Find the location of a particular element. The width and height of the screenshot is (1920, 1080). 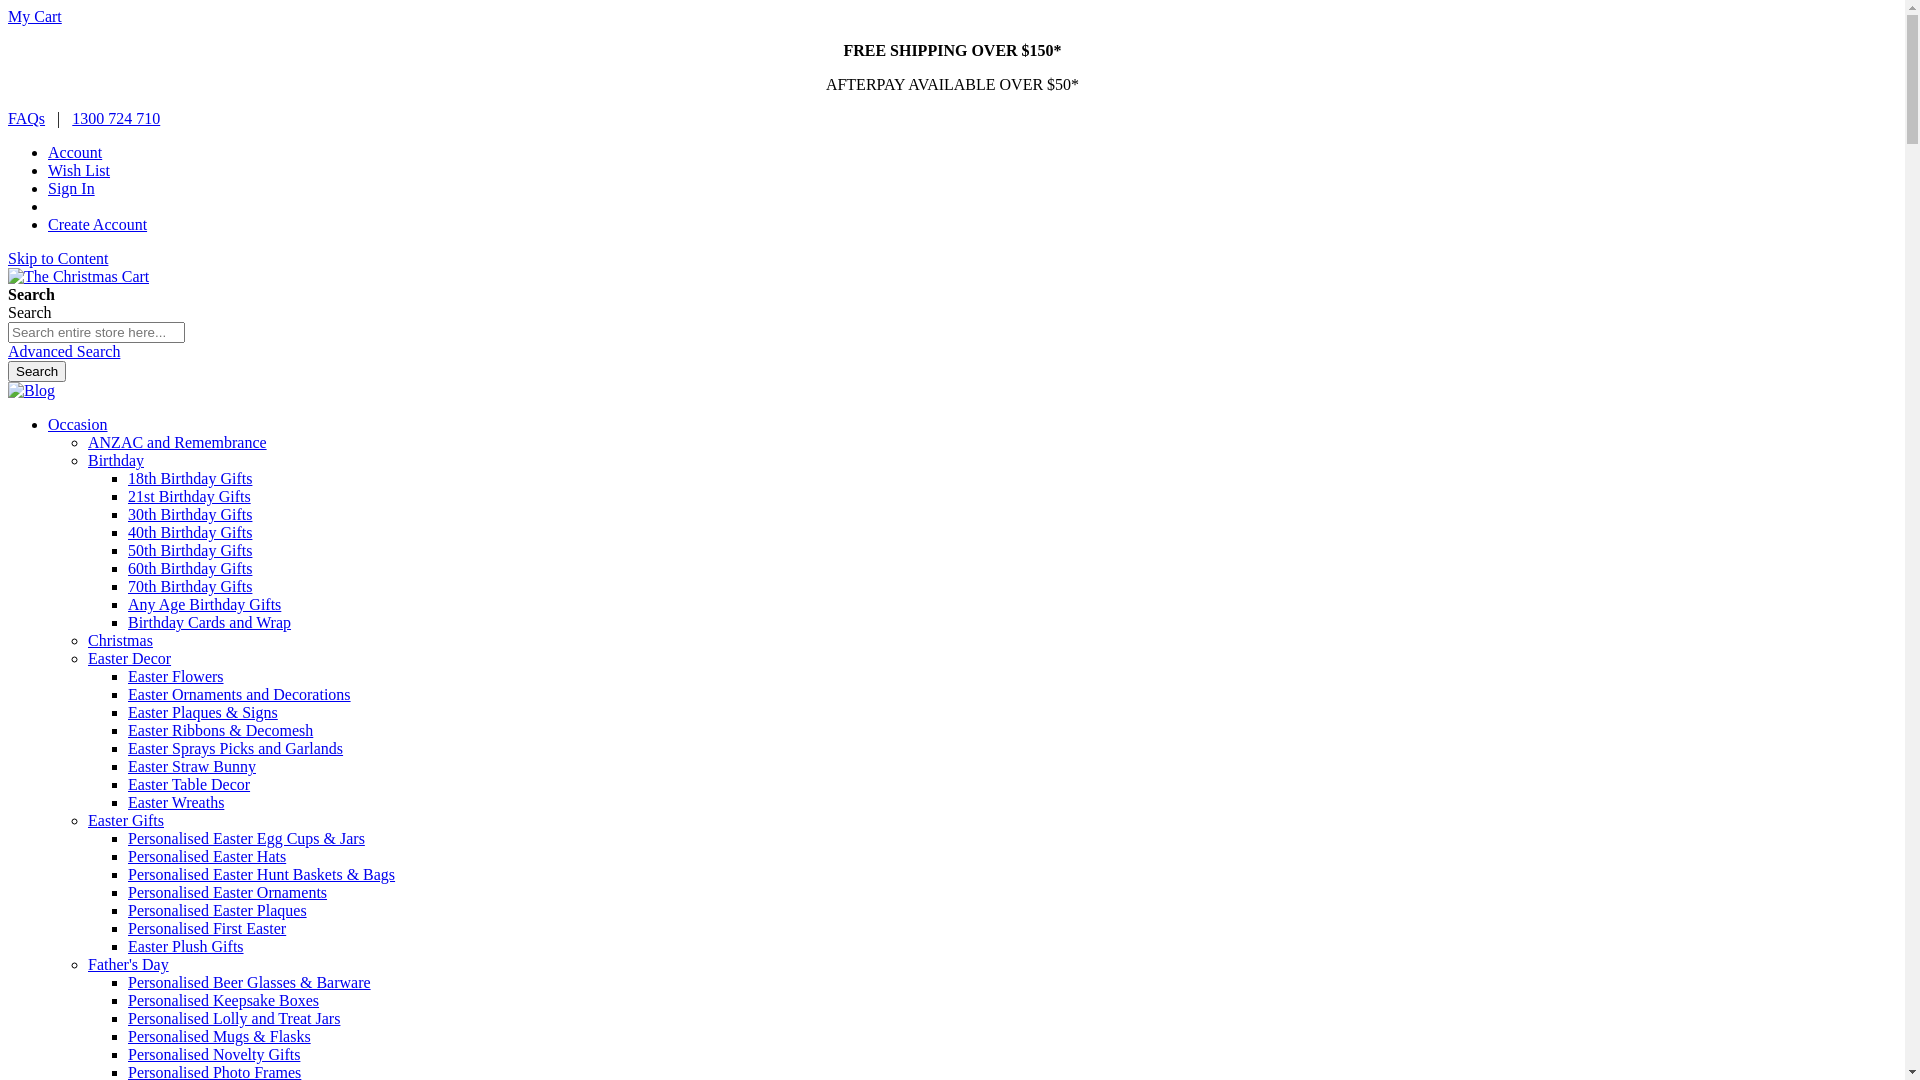

'Personalised Beer Glasses & Barware' is located at coordinates (248, 981).